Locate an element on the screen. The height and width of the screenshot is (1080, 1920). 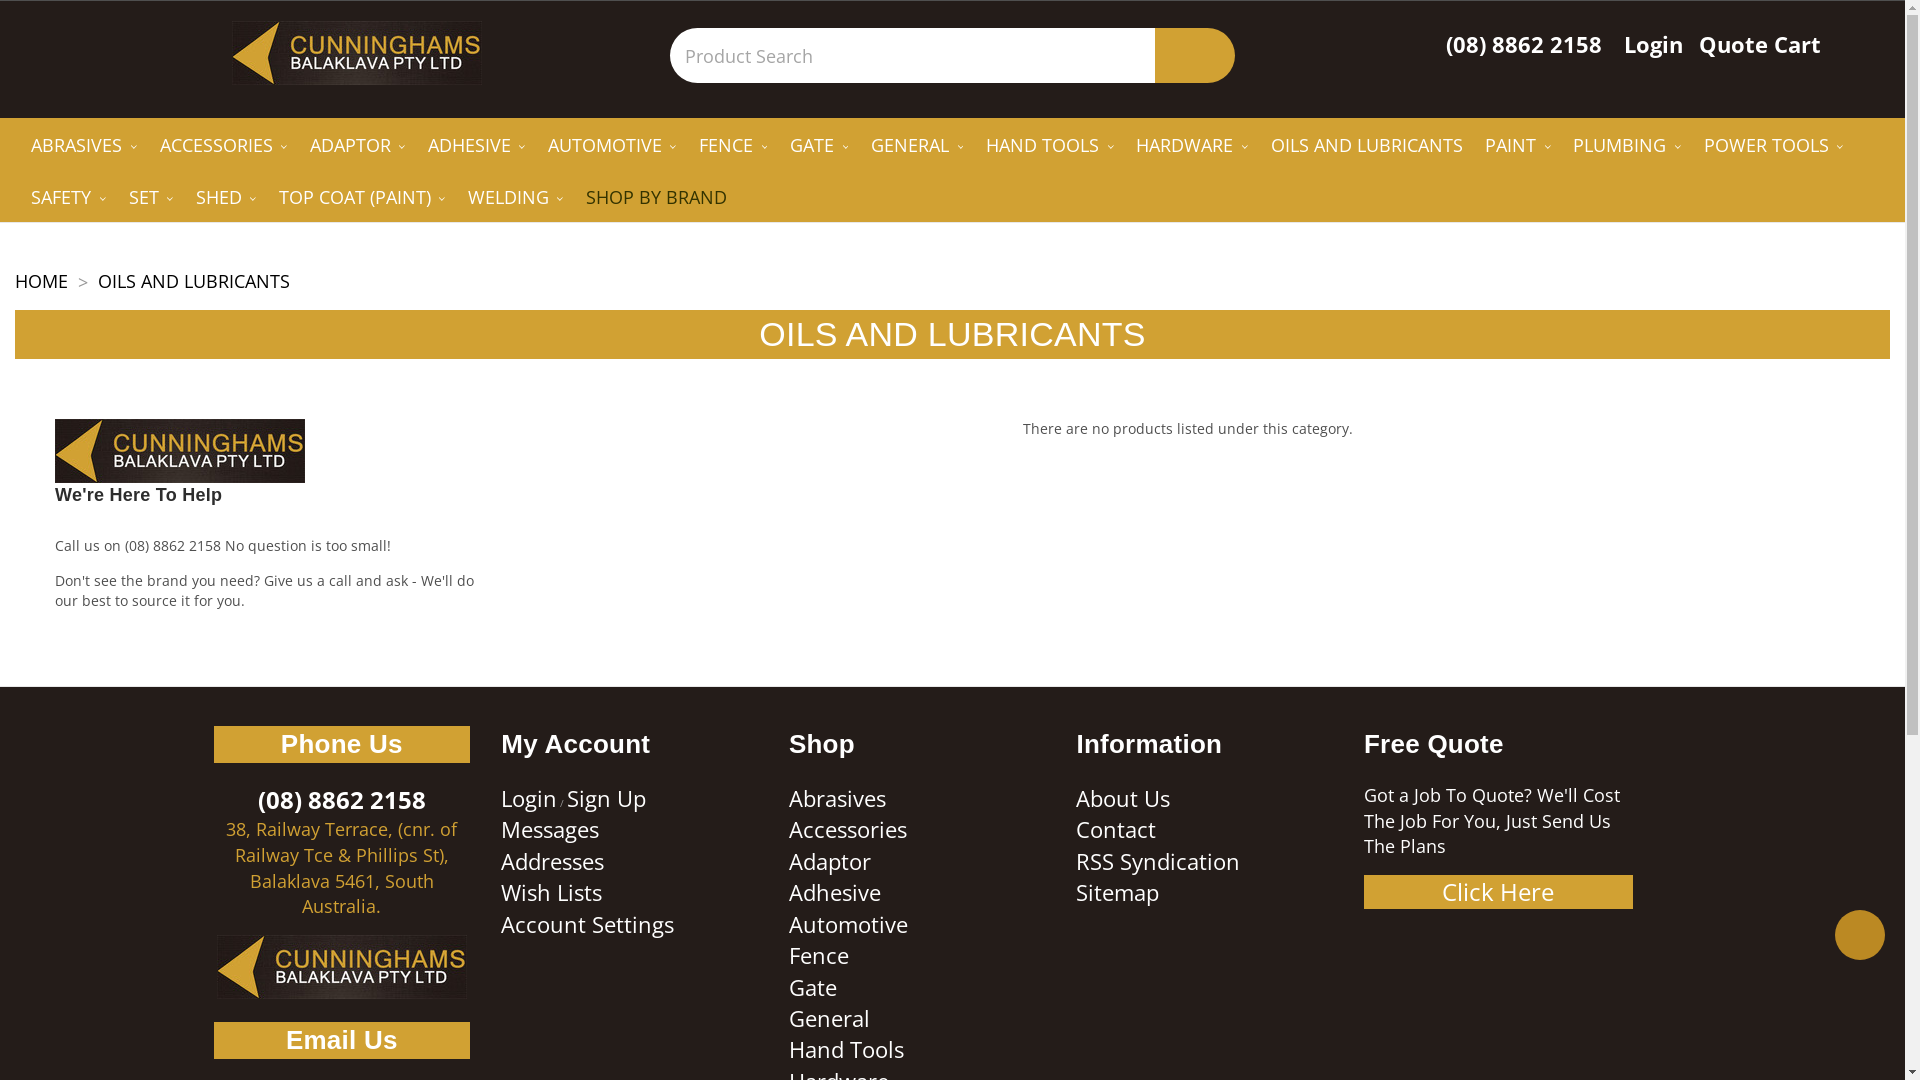
'Contact' is located at coordinates (1115, 829).